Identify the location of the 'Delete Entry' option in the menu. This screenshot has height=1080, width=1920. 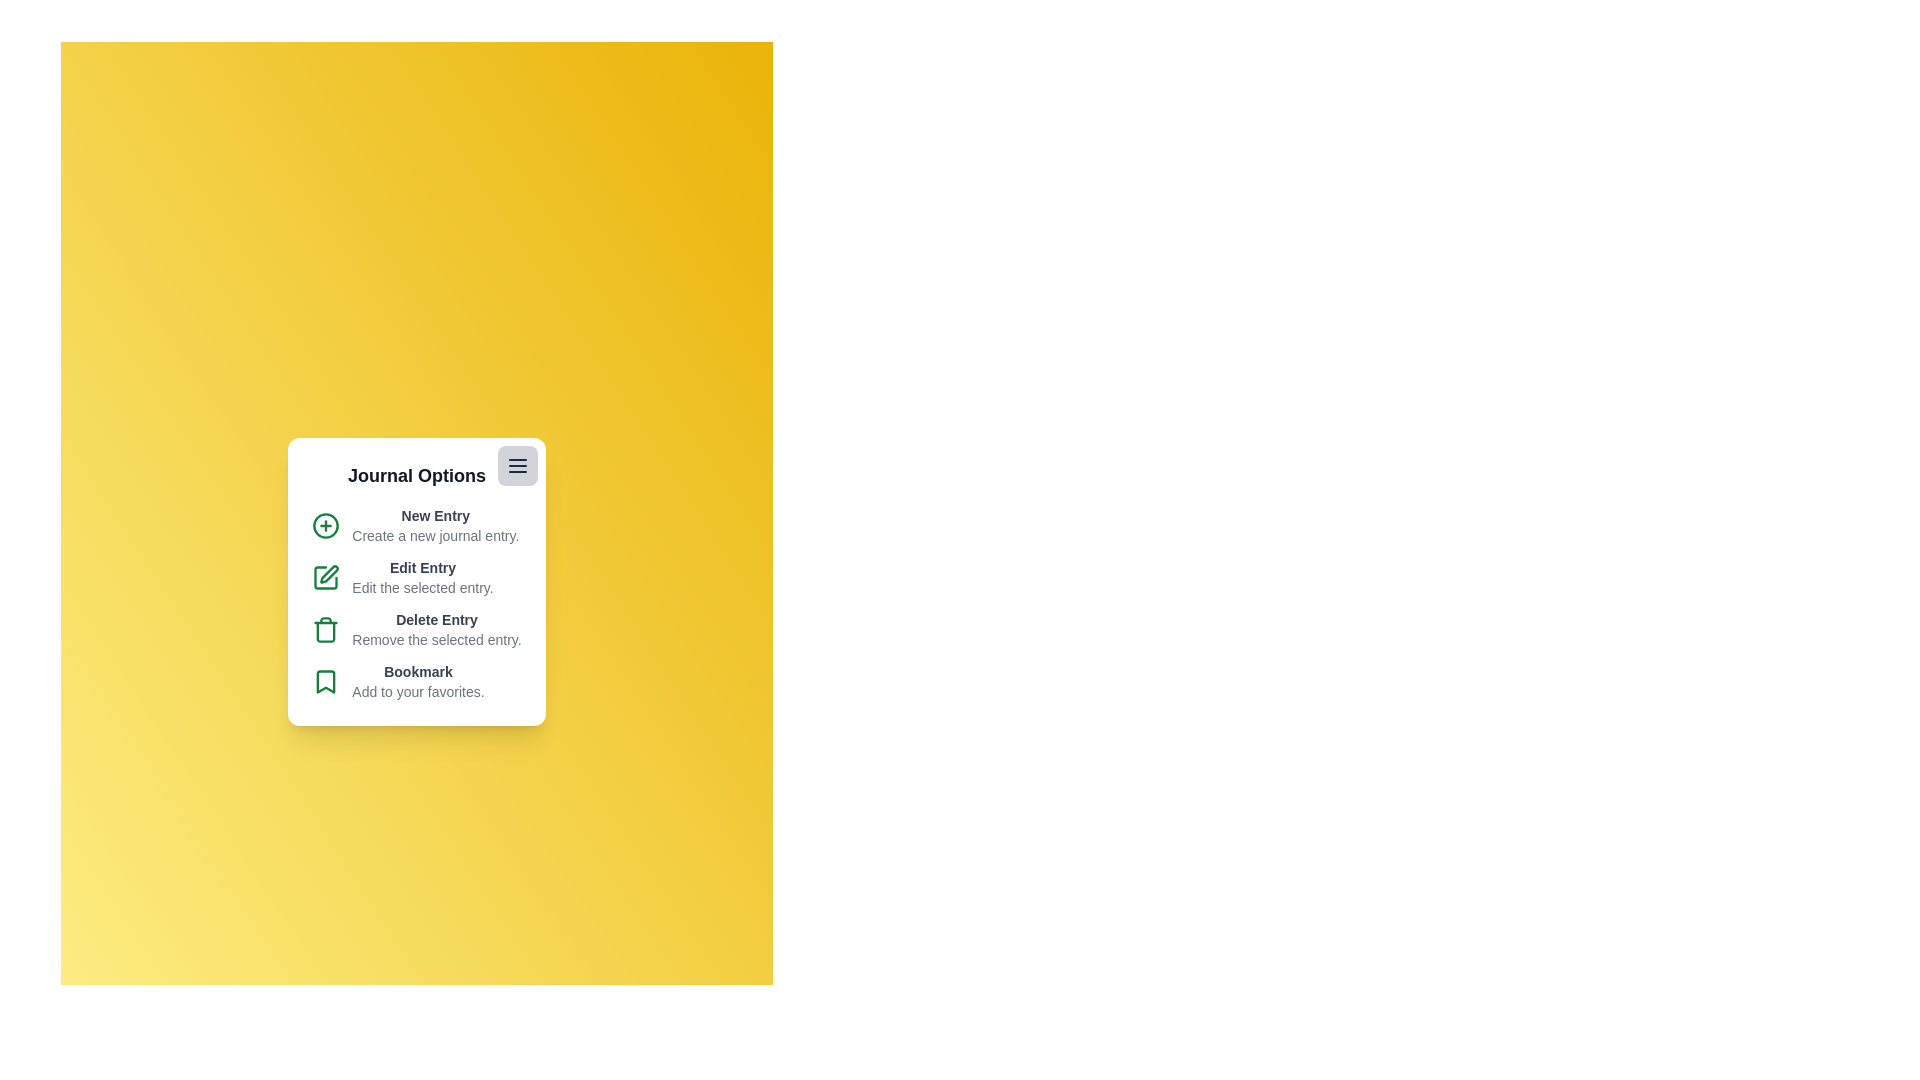
(415, 628).